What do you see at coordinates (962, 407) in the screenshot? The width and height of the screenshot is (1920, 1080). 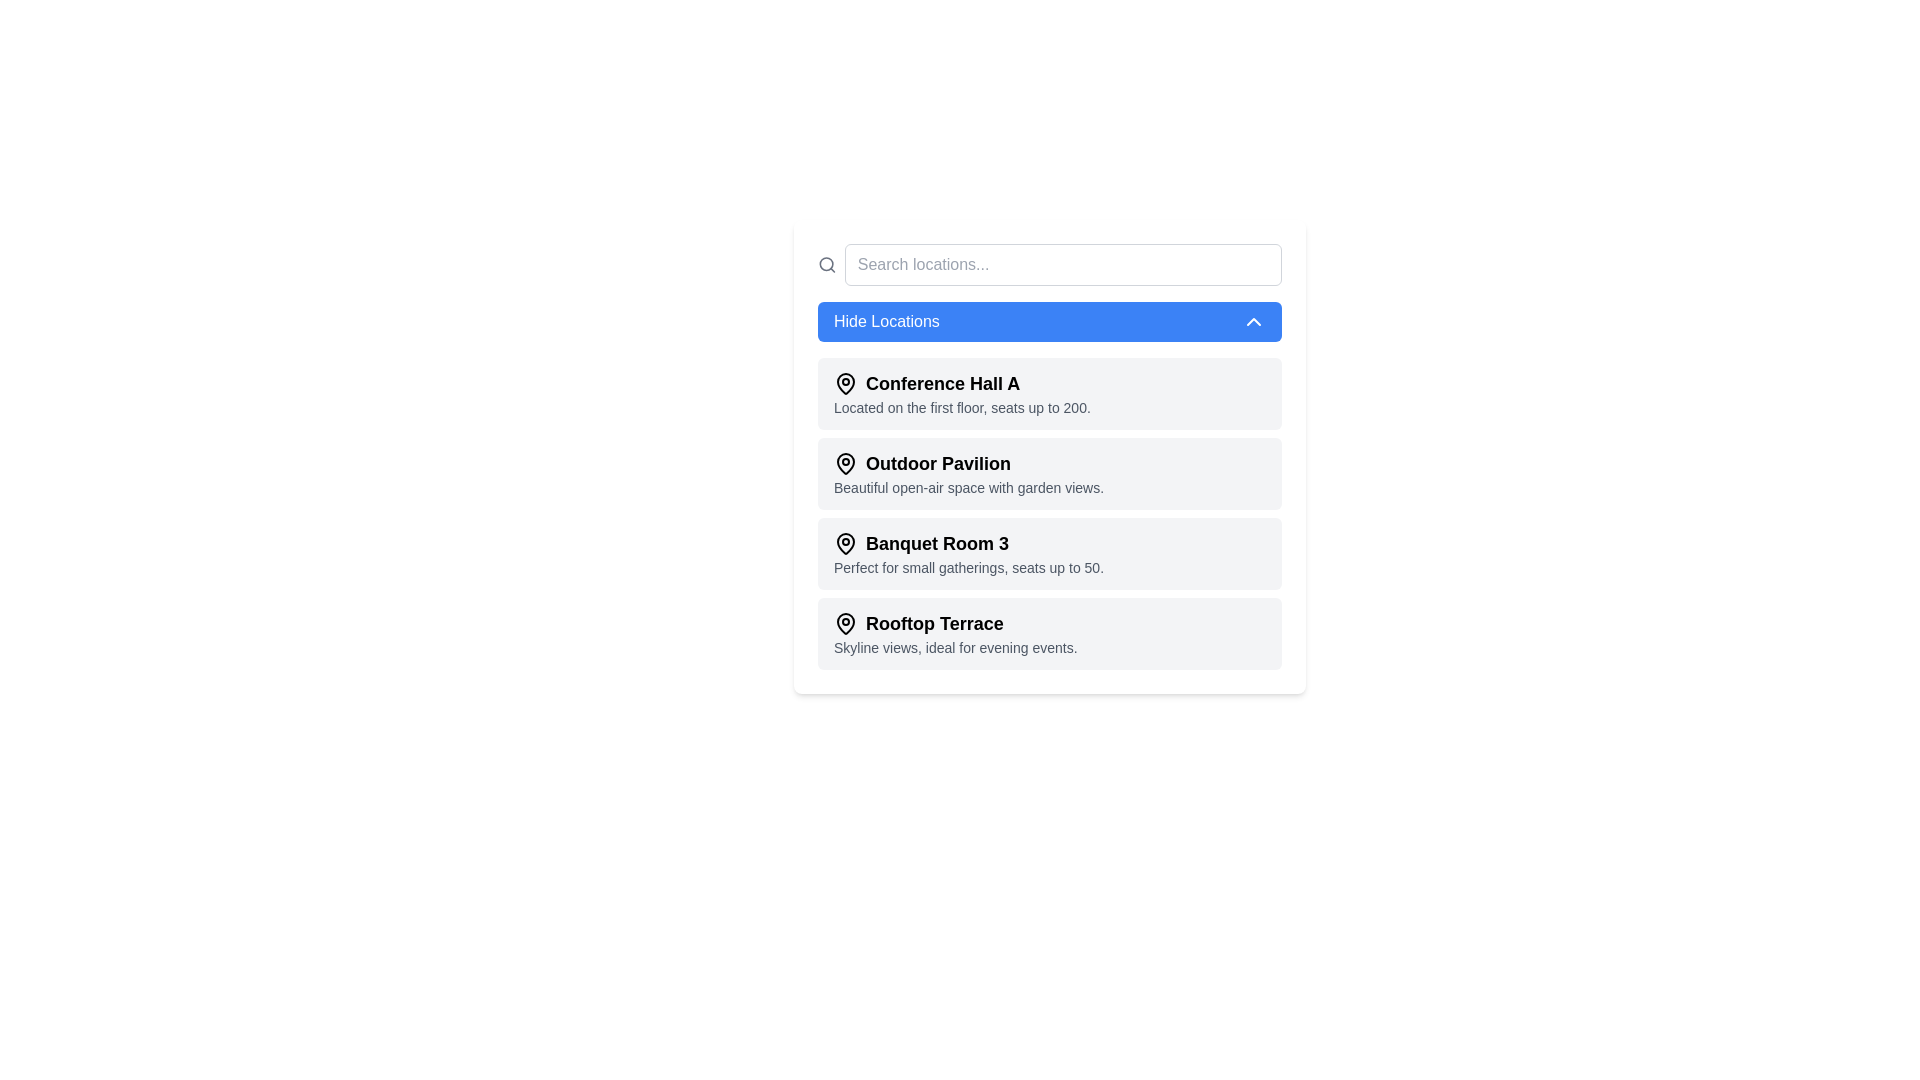 I see `supplementary text stating 'Located on the first floor, seats up to 200.' which is the second line under 'Conference Hall A'` at bounding box center [962, 407].